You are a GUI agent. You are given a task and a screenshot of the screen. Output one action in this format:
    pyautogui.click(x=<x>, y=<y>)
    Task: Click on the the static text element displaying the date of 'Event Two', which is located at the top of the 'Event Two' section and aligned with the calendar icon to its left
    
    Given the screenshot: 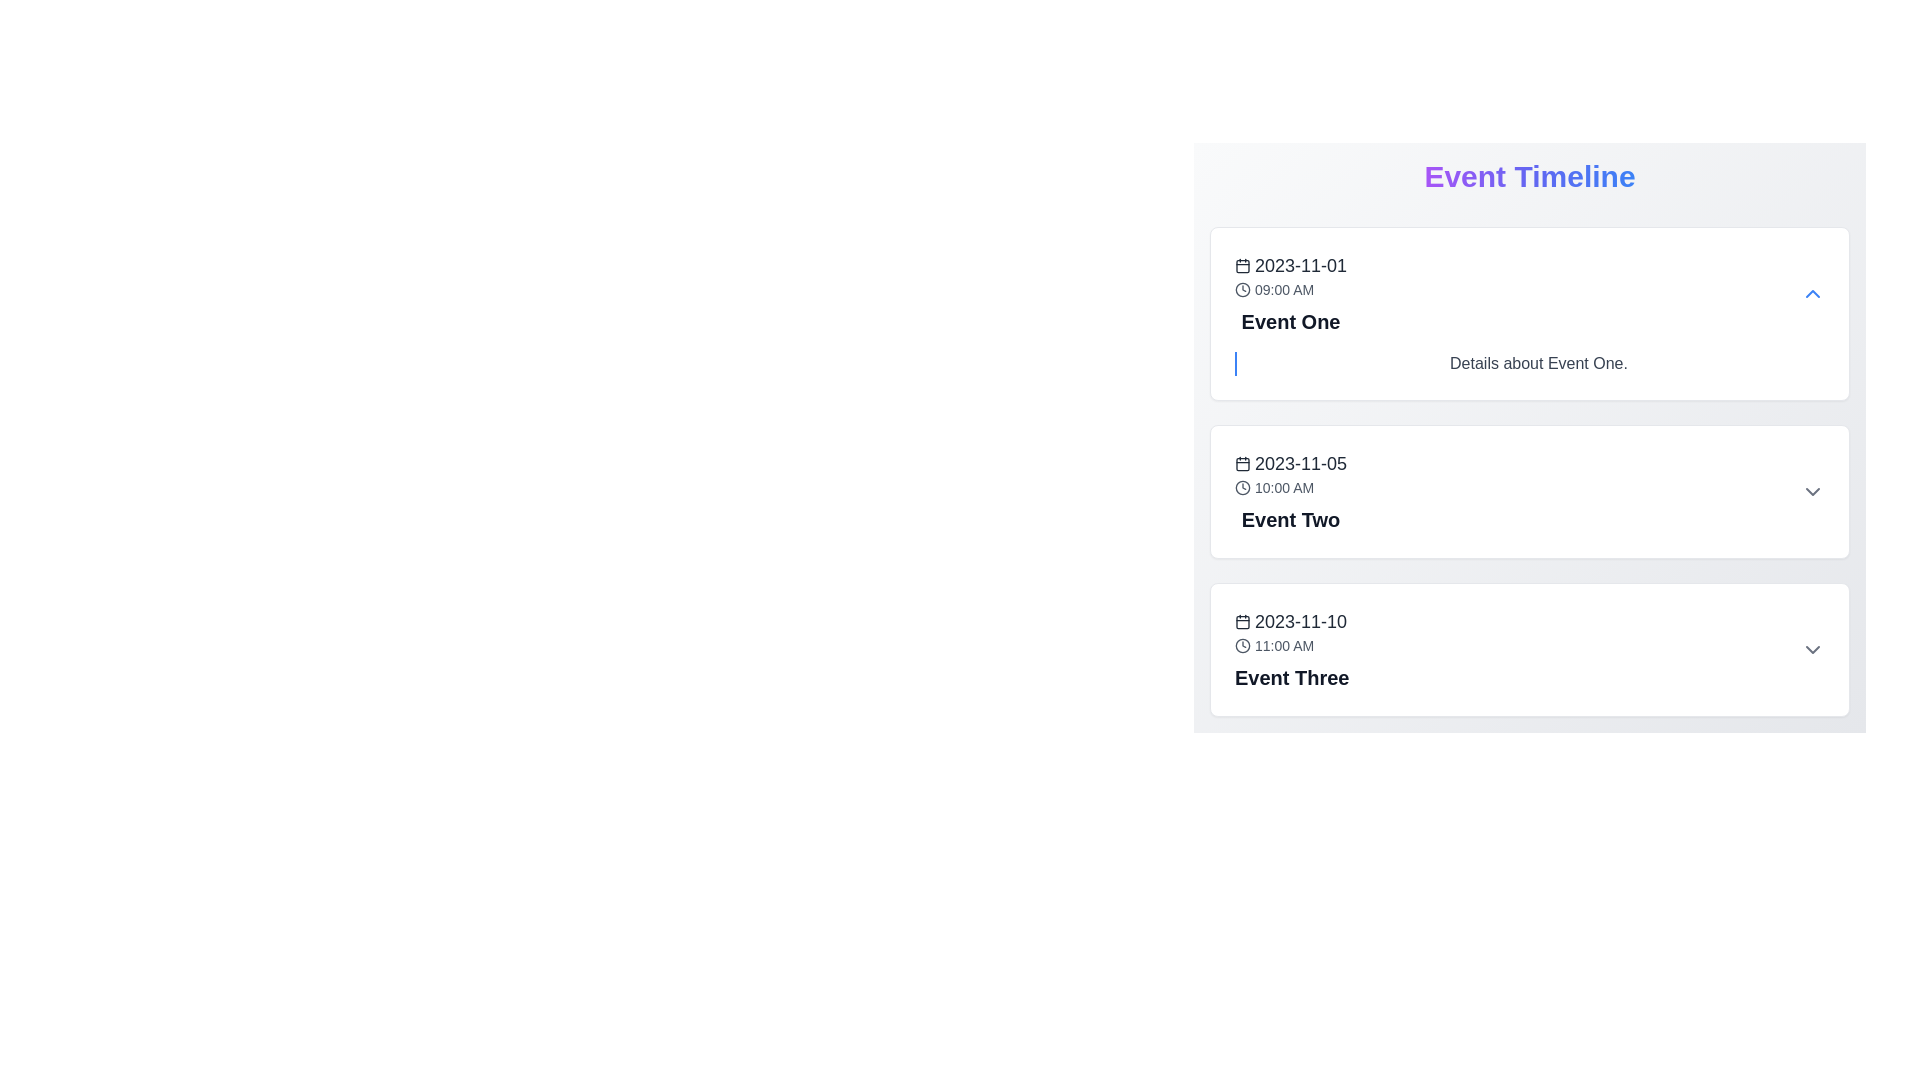 What is the action you would take?
    pyautogui.click(x=1291, y=463)
    